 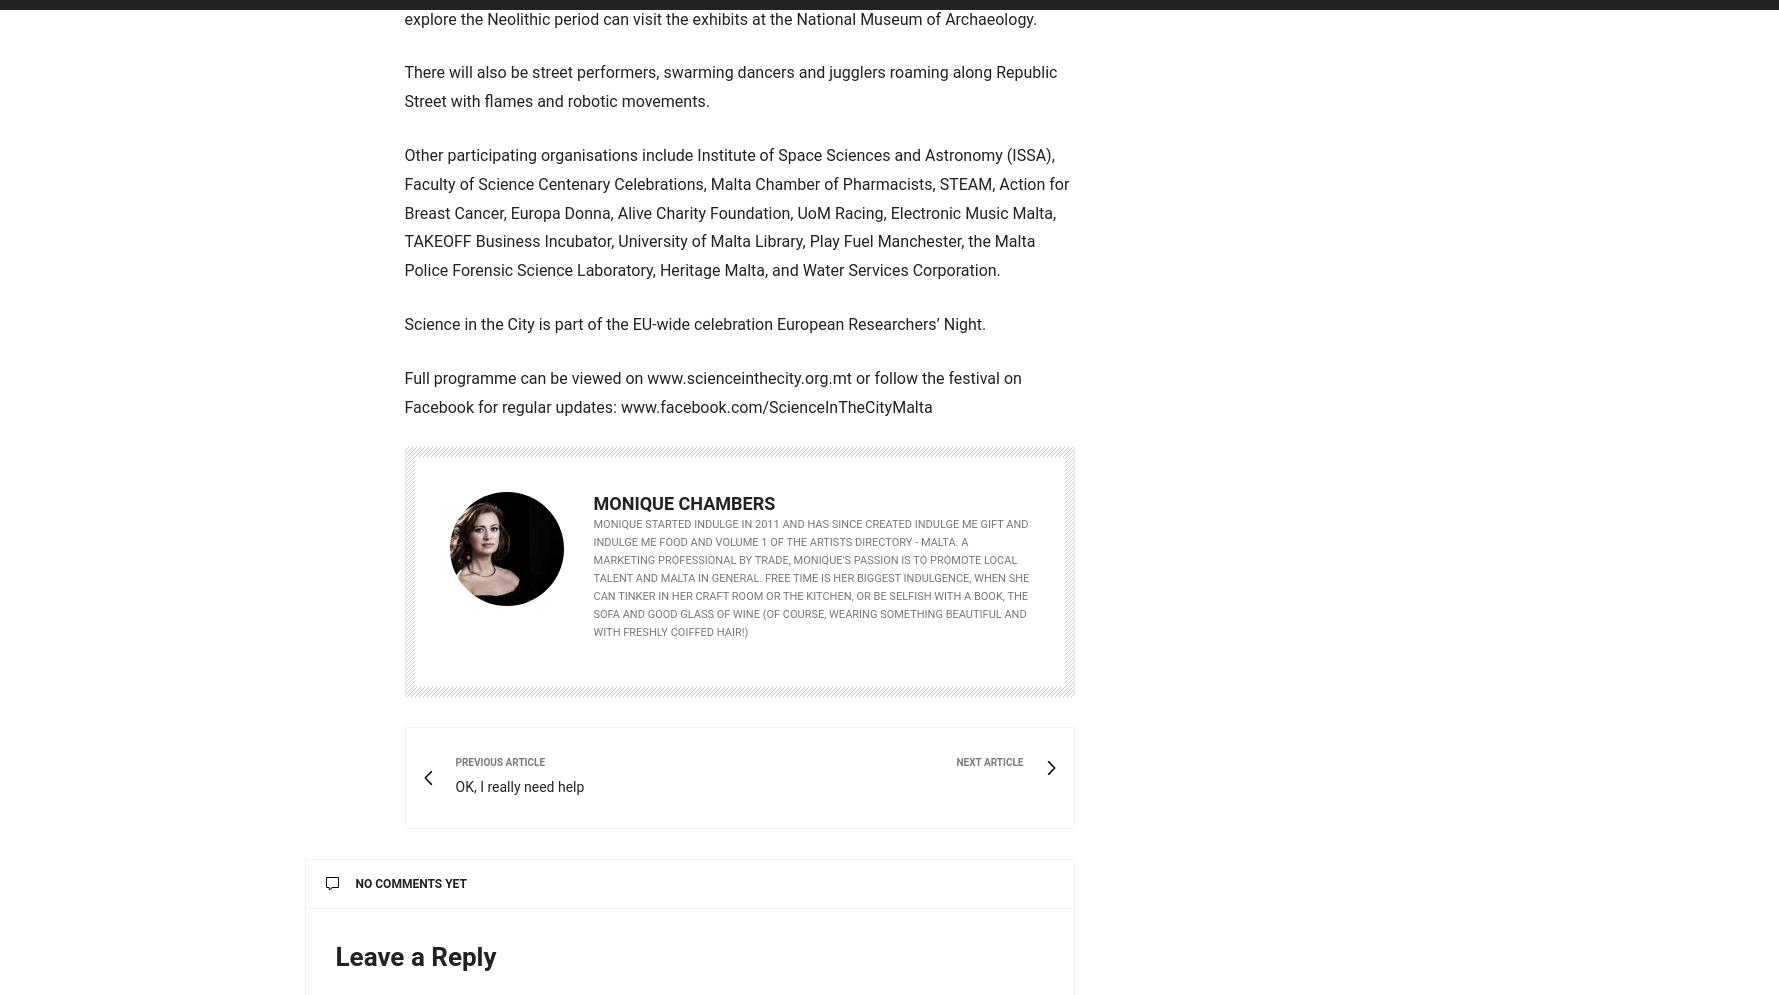 What do you see at coordinates (695, 323) in the screenshot?
I see `'Science in the City is part of the EU-wide celebration European Researchers’ Night.'` at bounding box center [695, 323].